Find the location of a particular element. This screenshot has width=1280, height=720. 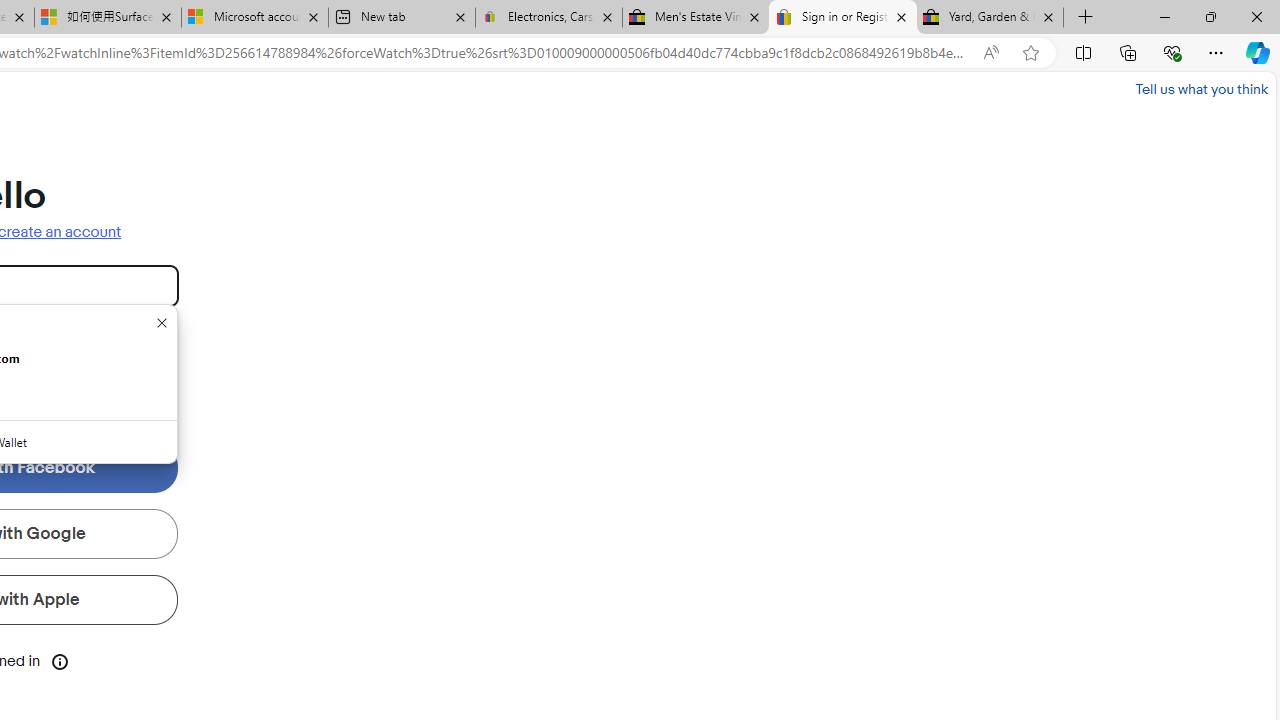

'Tell us what you think - Link opens in a new window' is located at coordinates (1200, 88).